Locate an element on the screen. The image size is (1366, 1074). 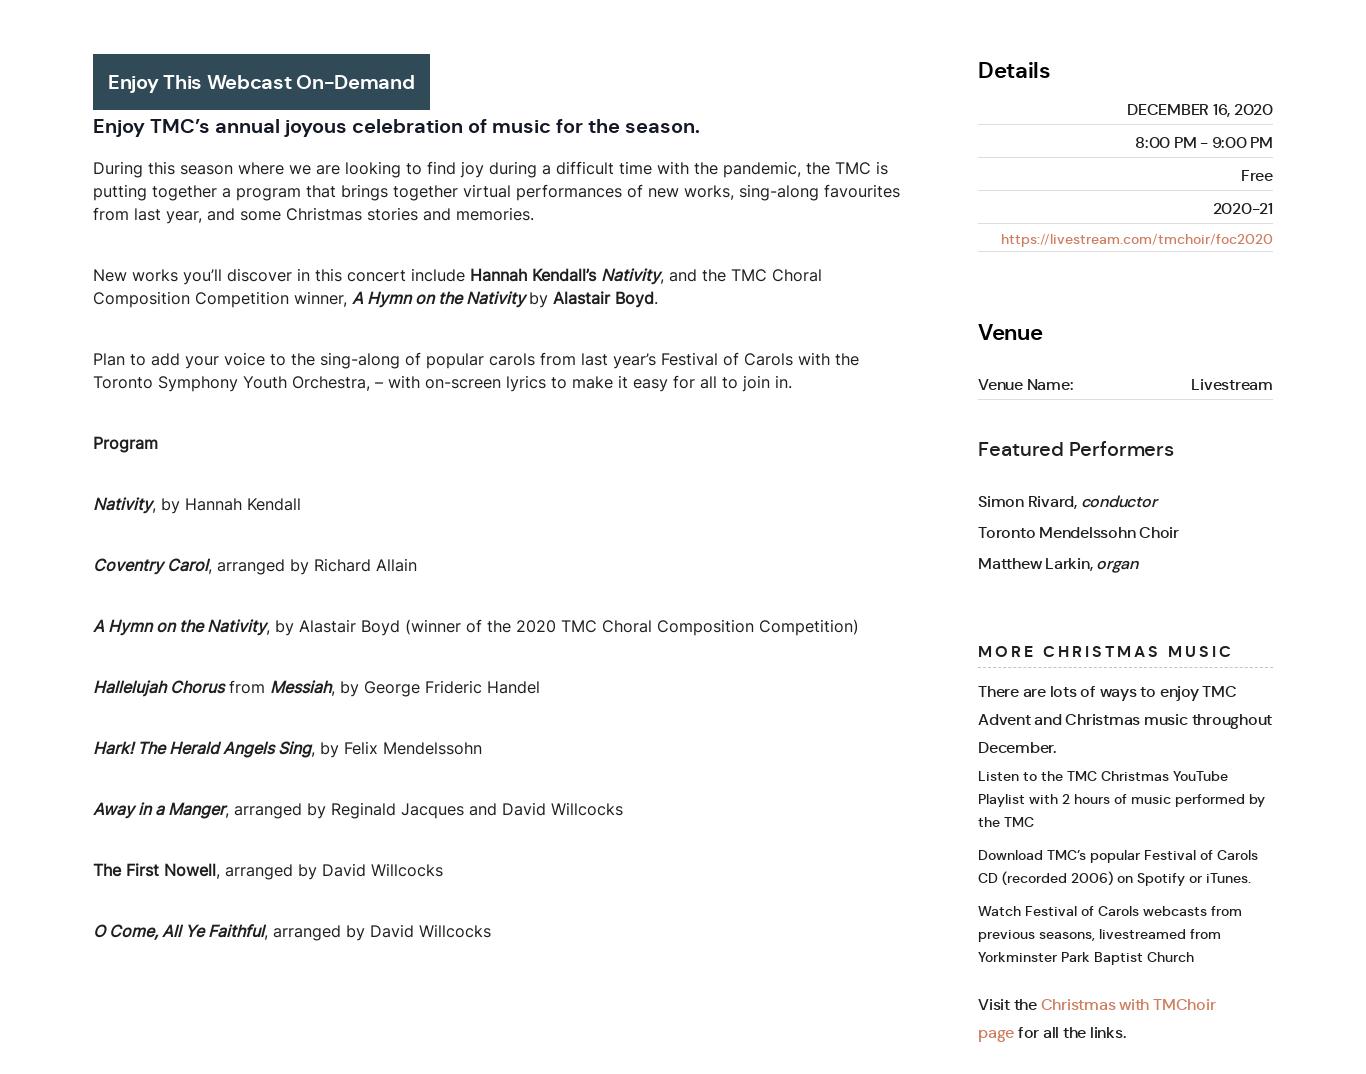
'Away in a Manger' is located at coordinates (157, 807).